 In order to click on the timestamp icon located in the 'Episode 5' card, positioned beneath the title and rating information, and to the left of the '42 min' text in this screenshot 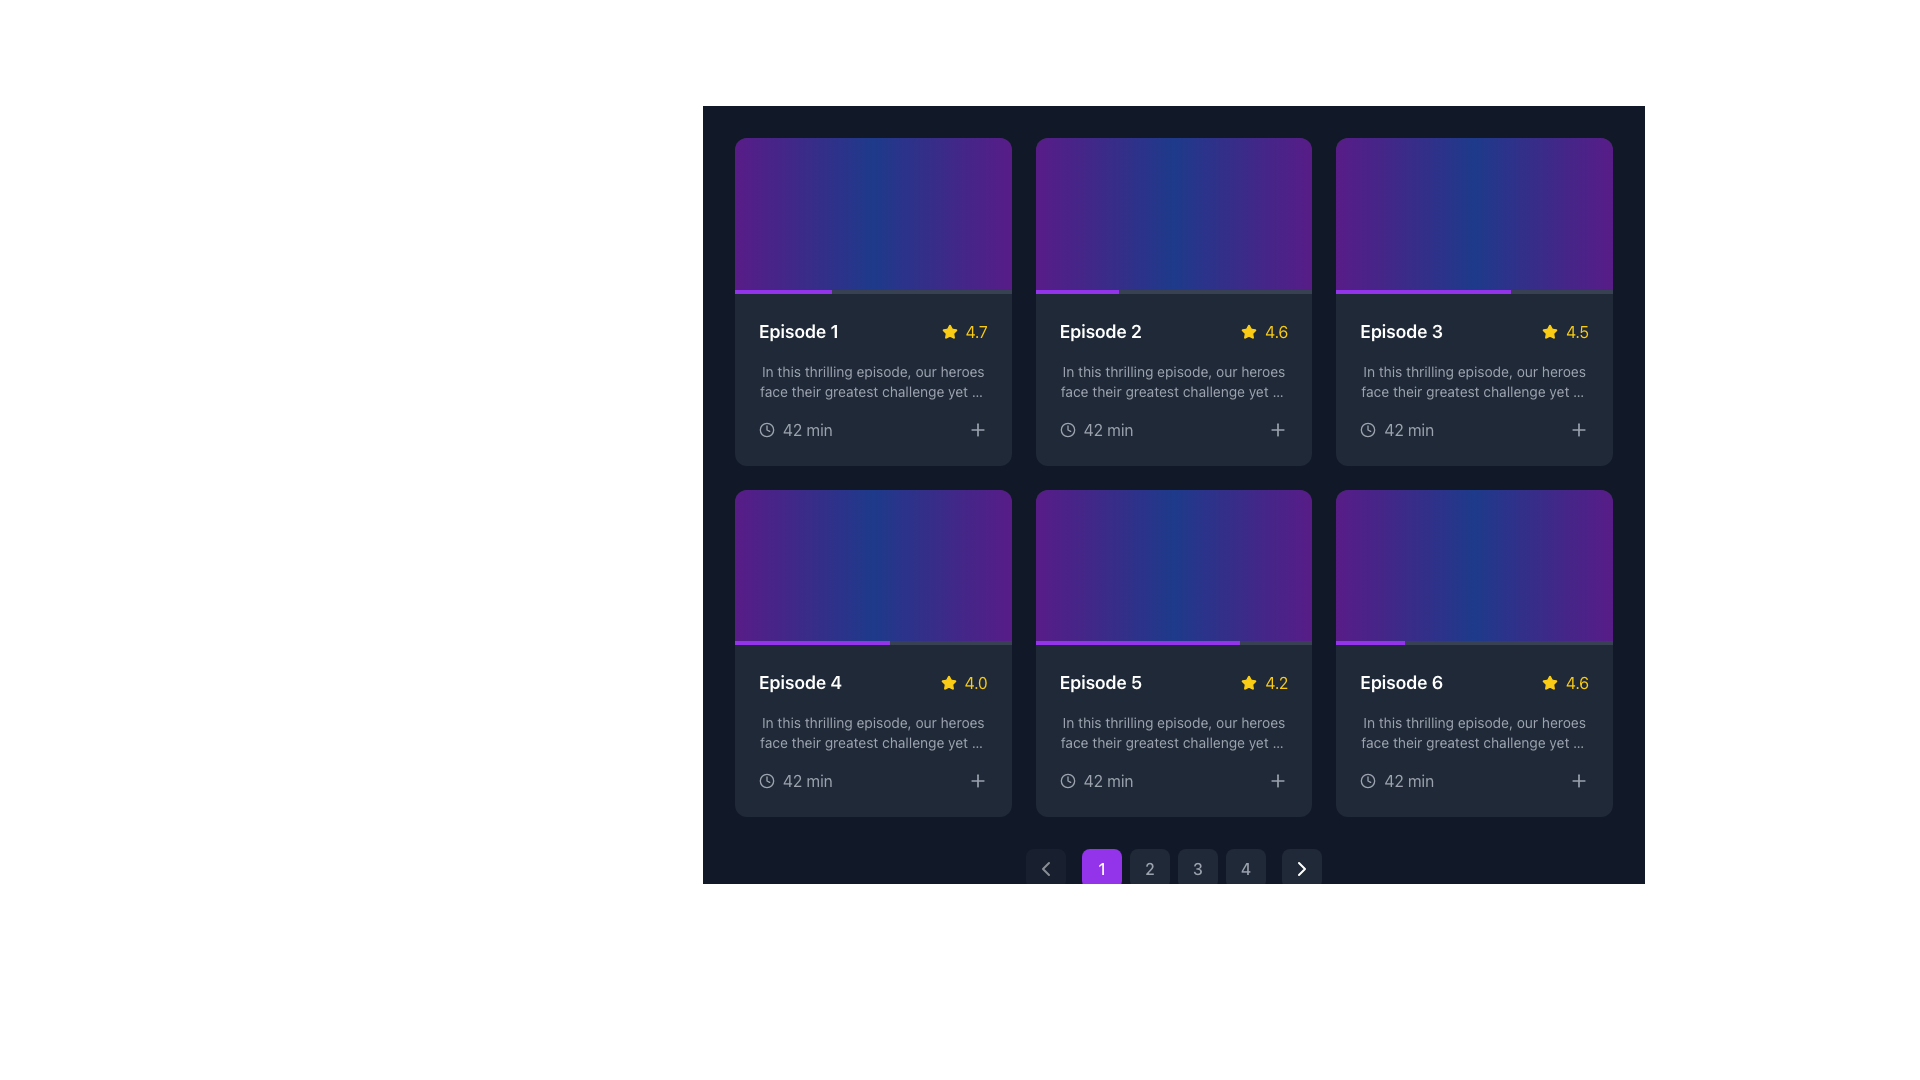, I will do `click(1066, 780)`.